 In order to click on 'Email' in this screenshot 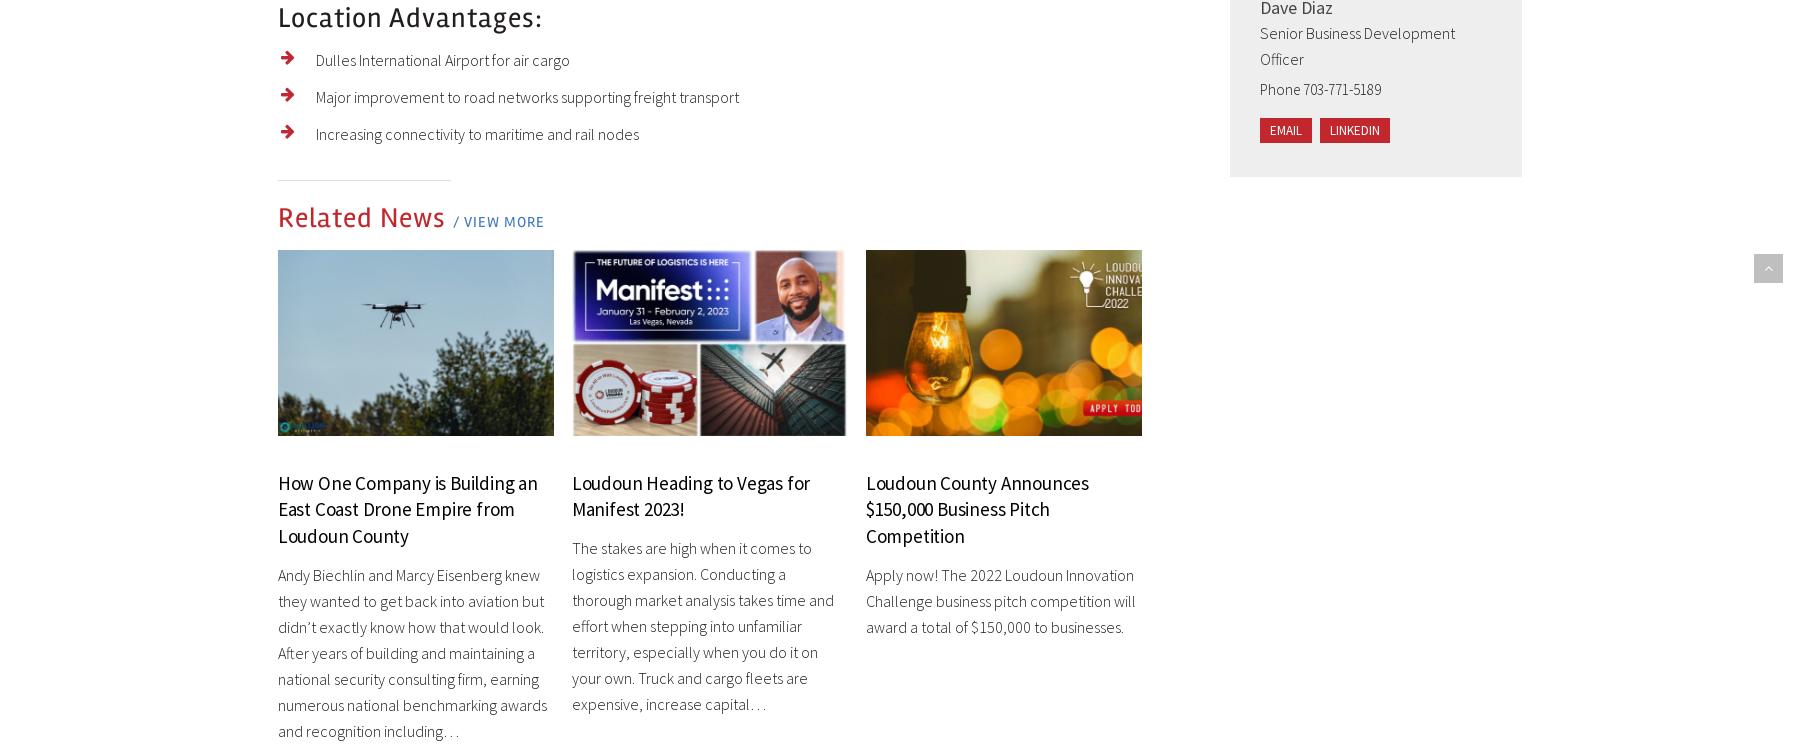, I will do `click(1270, 127)`.